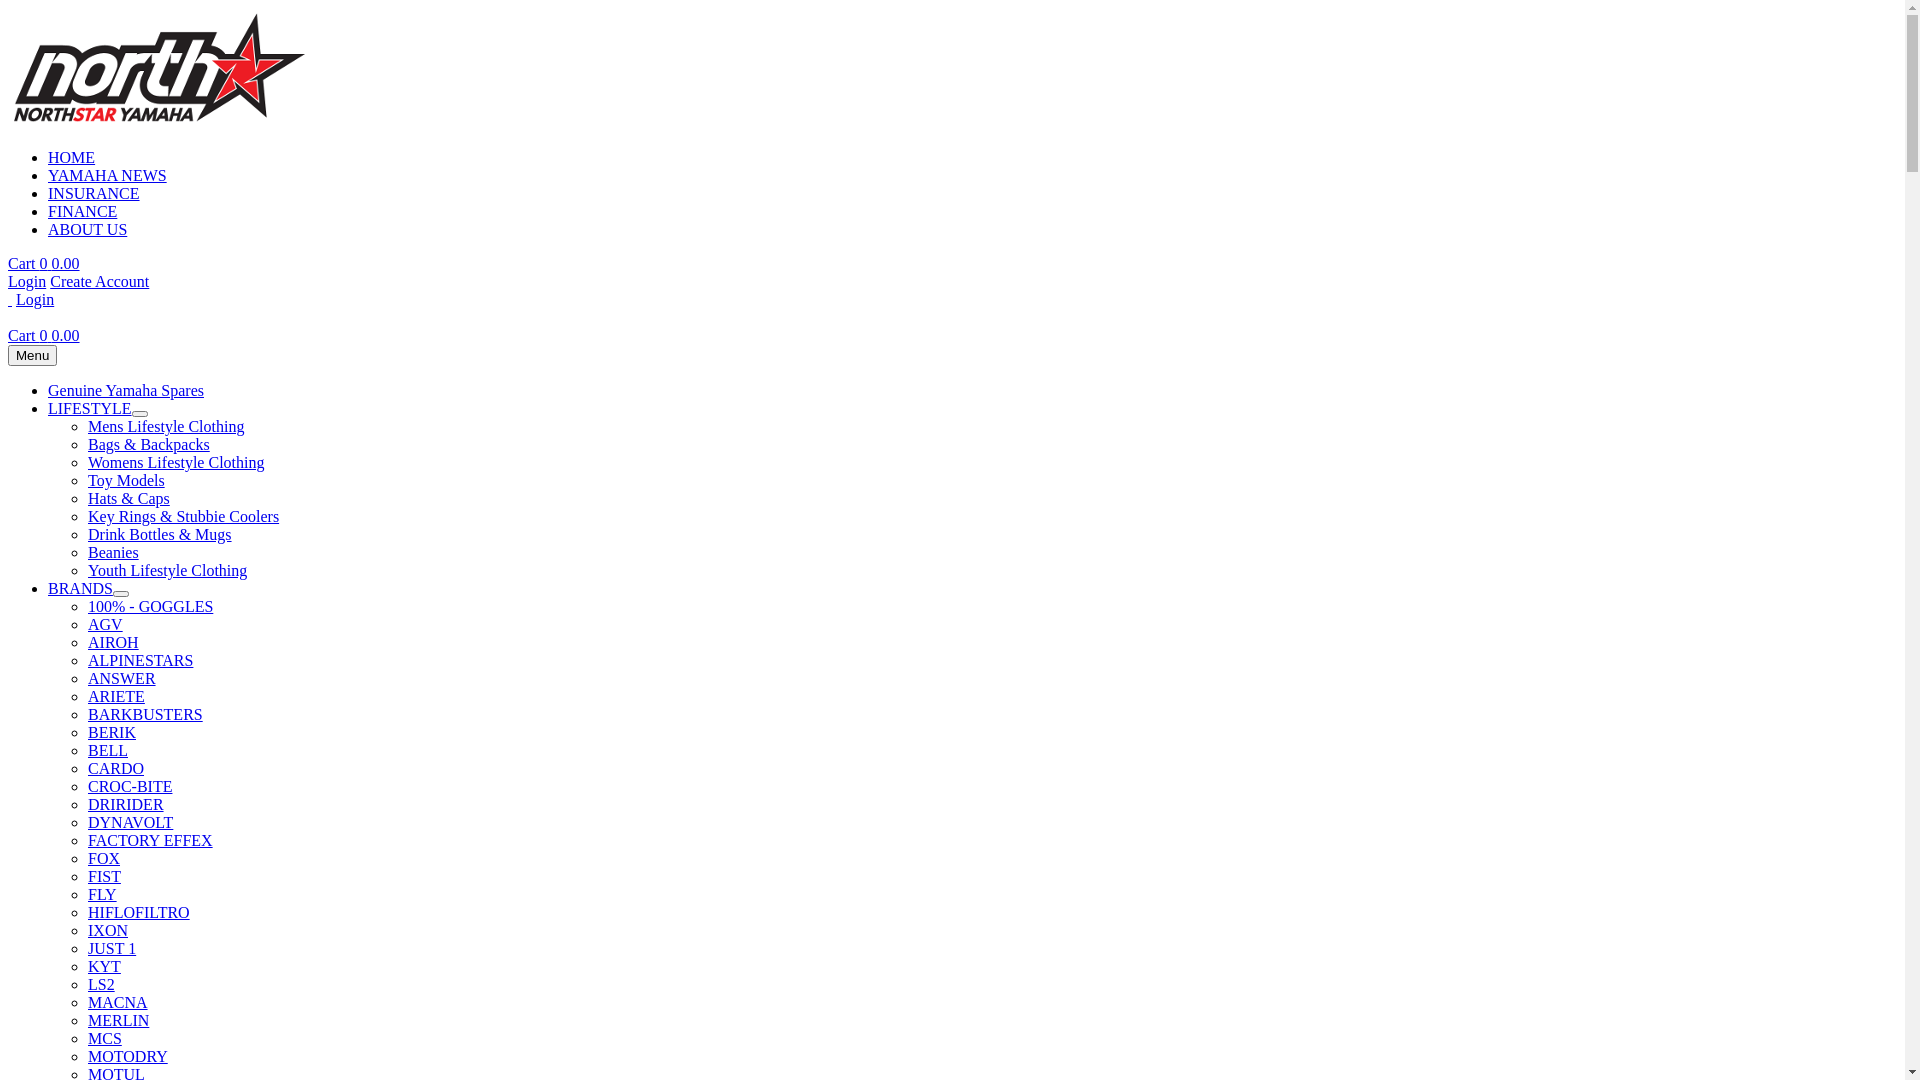  What do you see at coordinates (128, 497) in the screenshot?
I see `'Hats & Caps'` at bounding box center [128, 497].